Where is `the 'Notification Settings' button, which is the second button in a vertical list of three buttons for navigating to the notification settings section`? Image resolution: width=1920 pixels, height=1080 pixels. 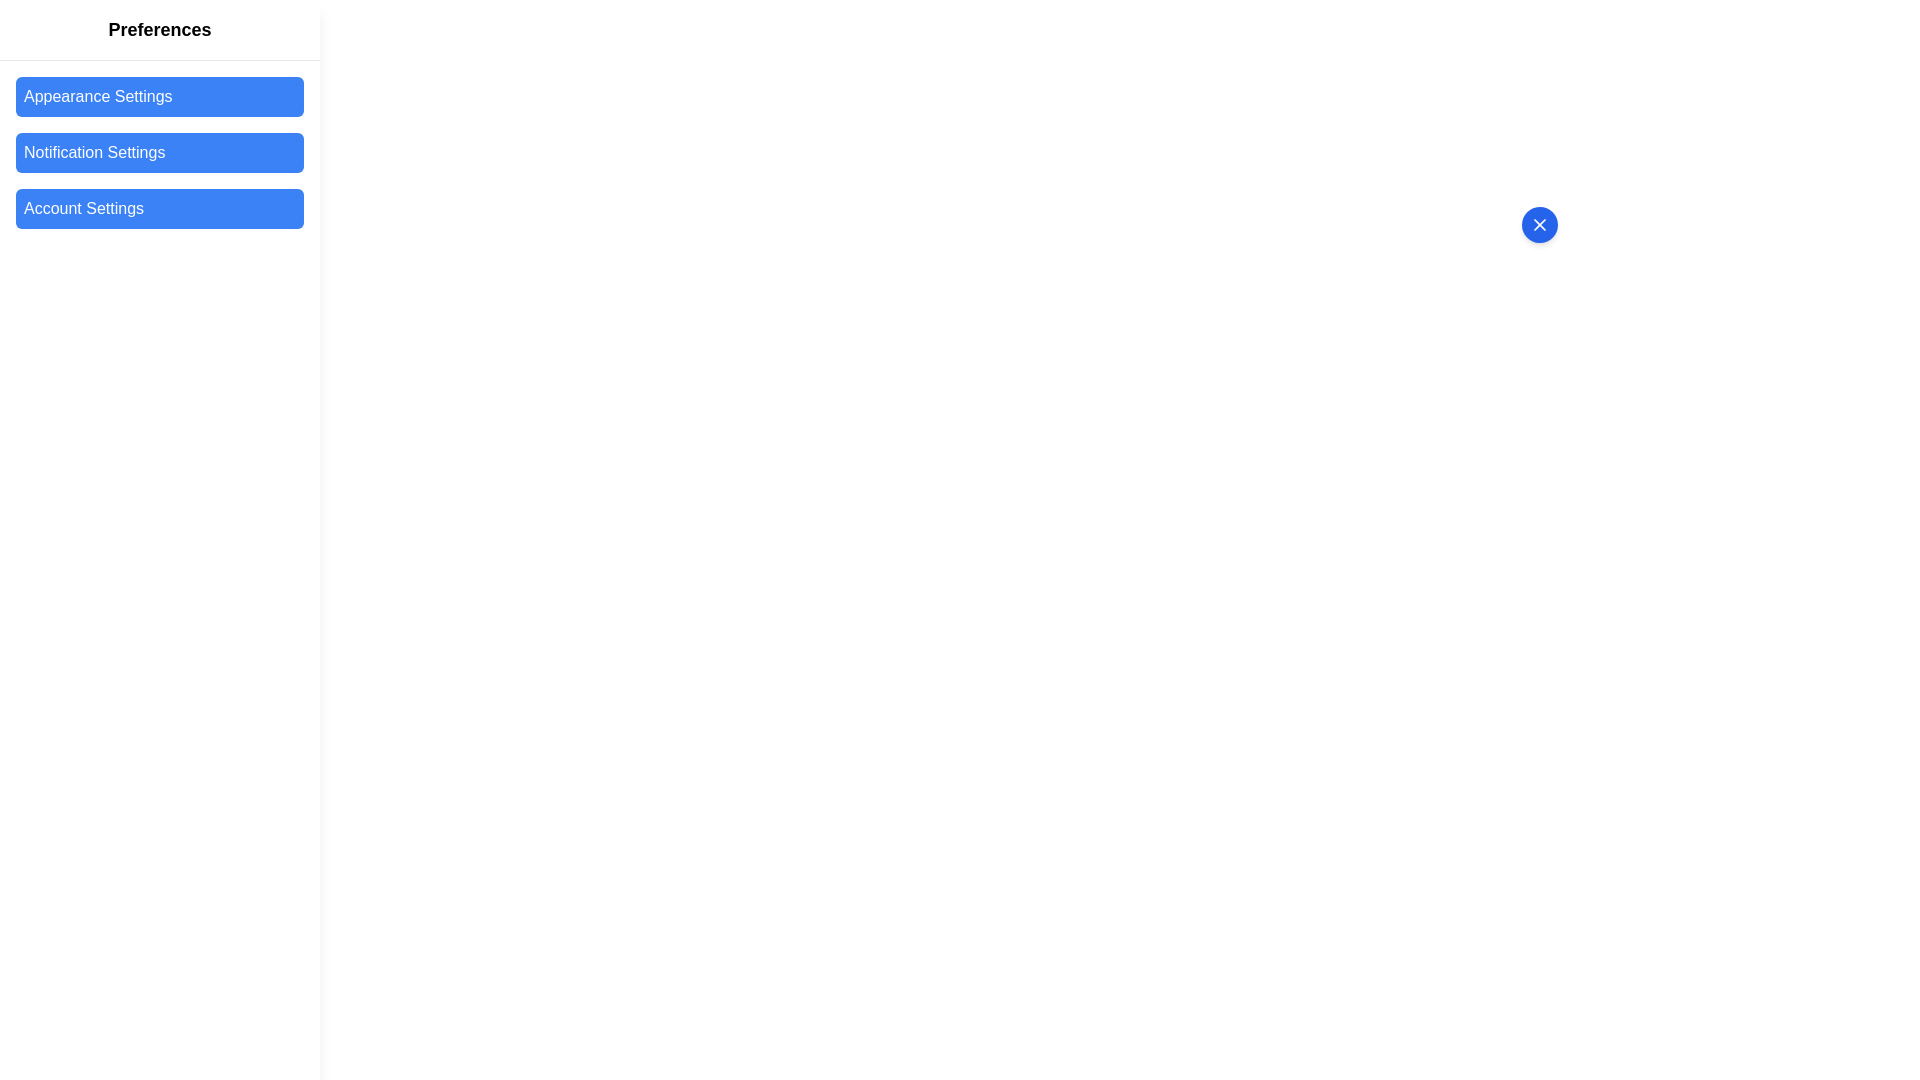 the 'Notification Settings' button, which is the second button in a vertical list of three buttons for navigating to the notification settings section is located at coordinates (158, 152).